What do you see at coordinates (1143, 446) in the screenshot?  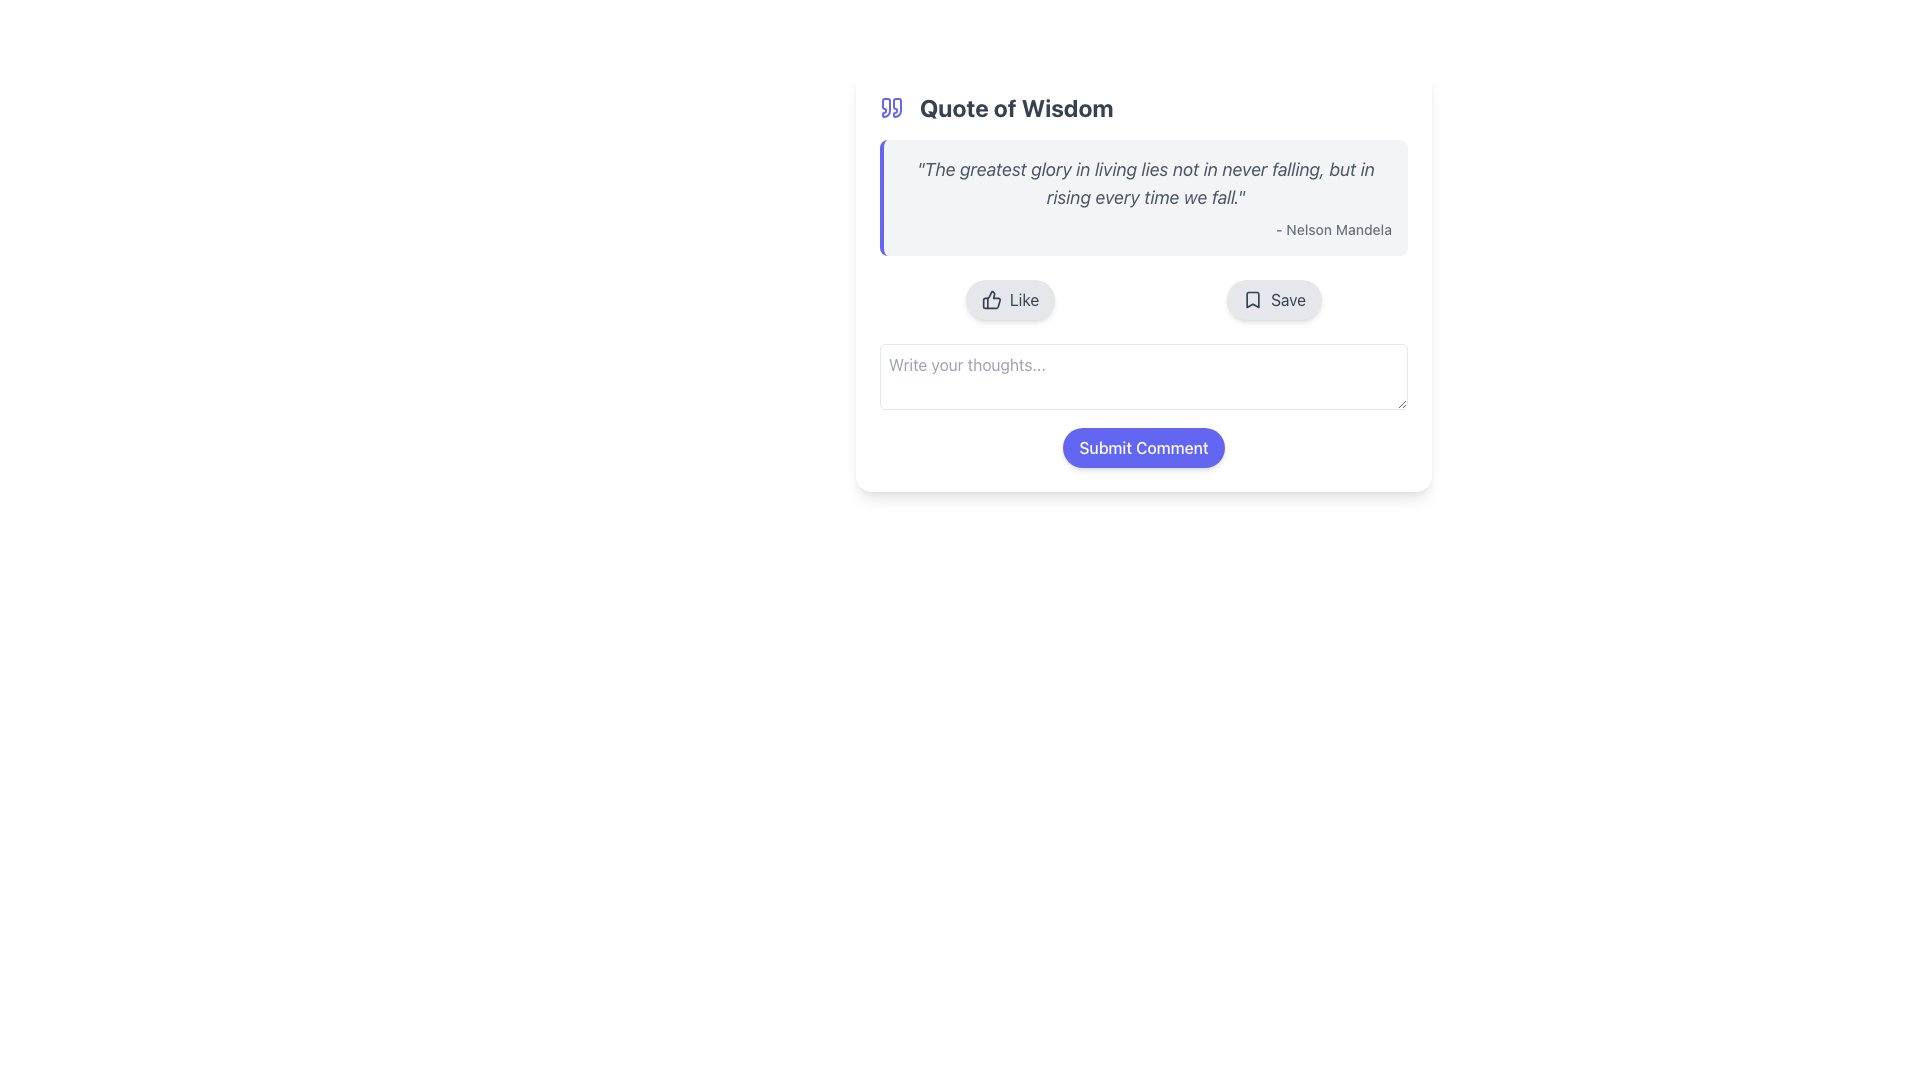 I see `the purple rounded 'Submit Comment' button` at bounding box center [1143, 446].